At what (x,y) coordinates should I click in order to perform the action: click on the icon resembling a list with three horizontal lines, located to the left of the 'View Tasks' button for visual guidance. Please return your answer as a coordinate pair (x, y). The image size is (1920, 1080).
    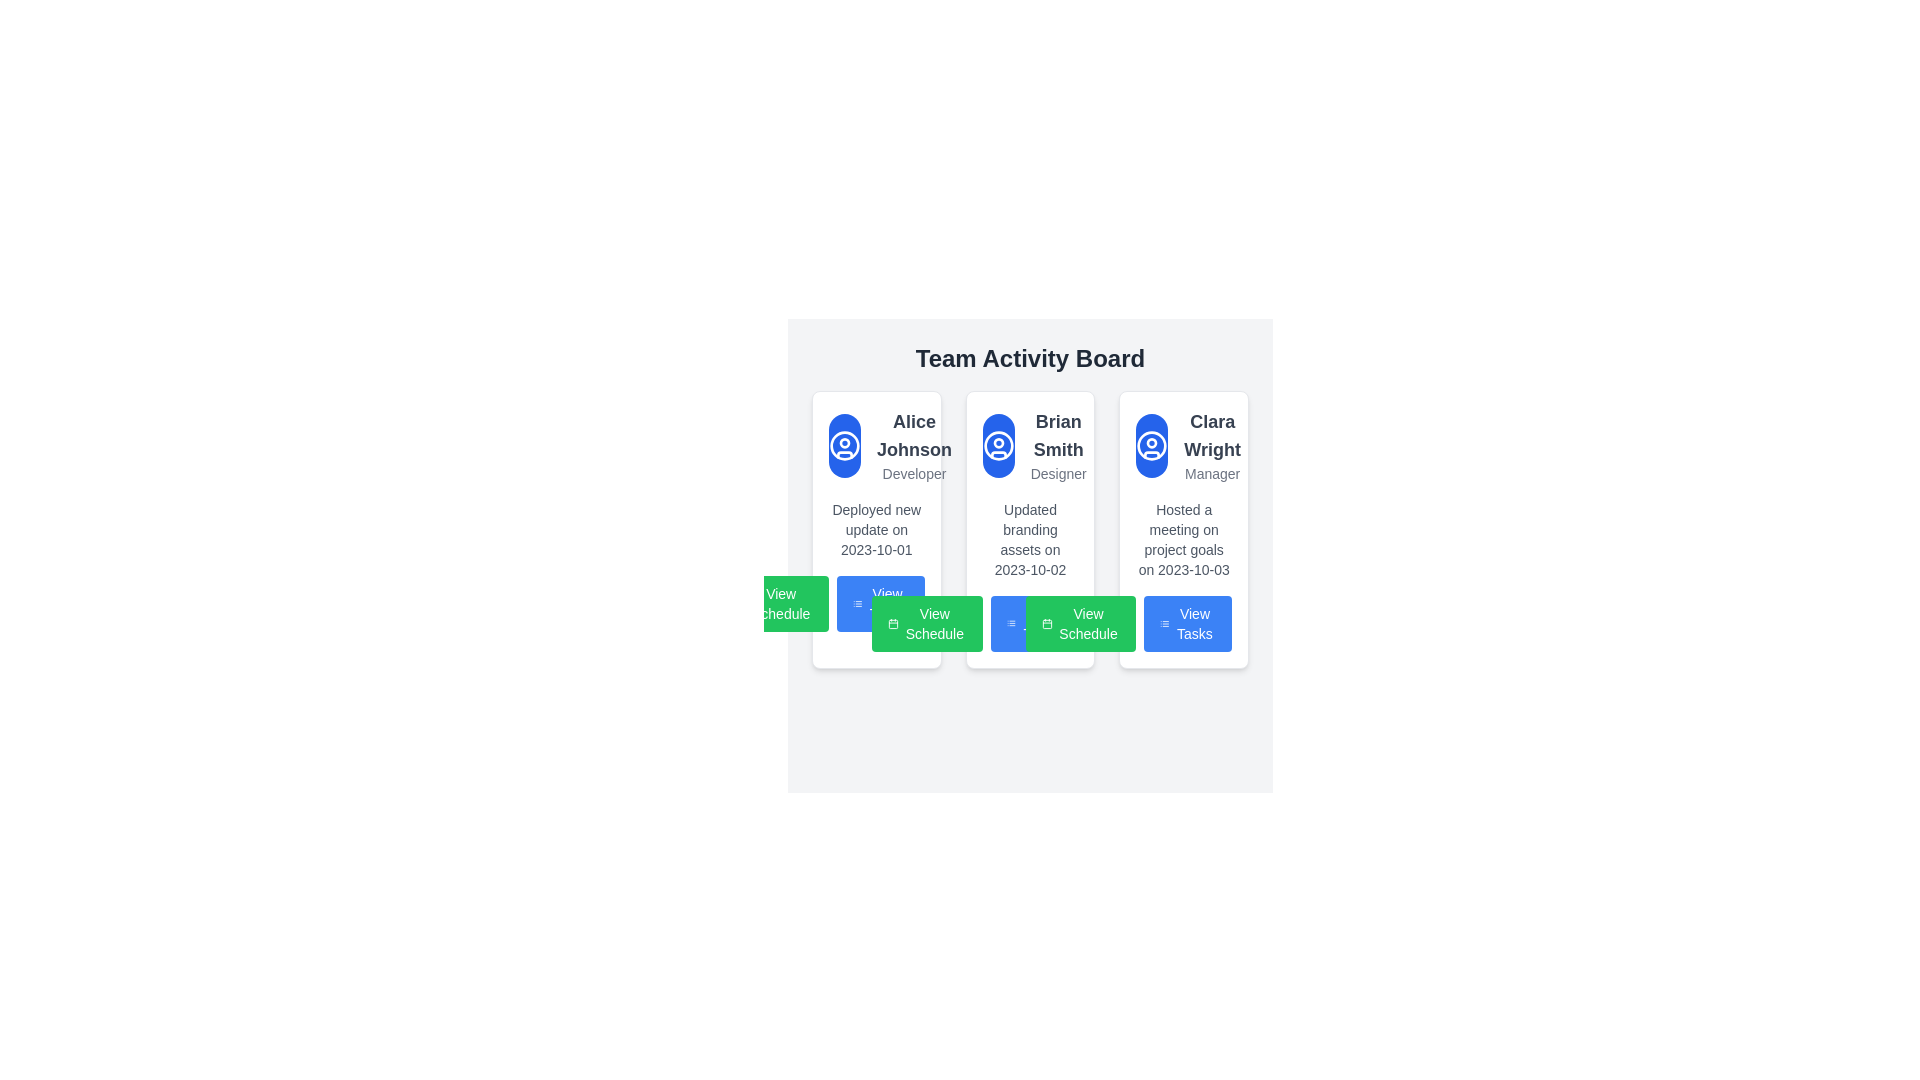
    Looking at the image, I should click on (857, 603).